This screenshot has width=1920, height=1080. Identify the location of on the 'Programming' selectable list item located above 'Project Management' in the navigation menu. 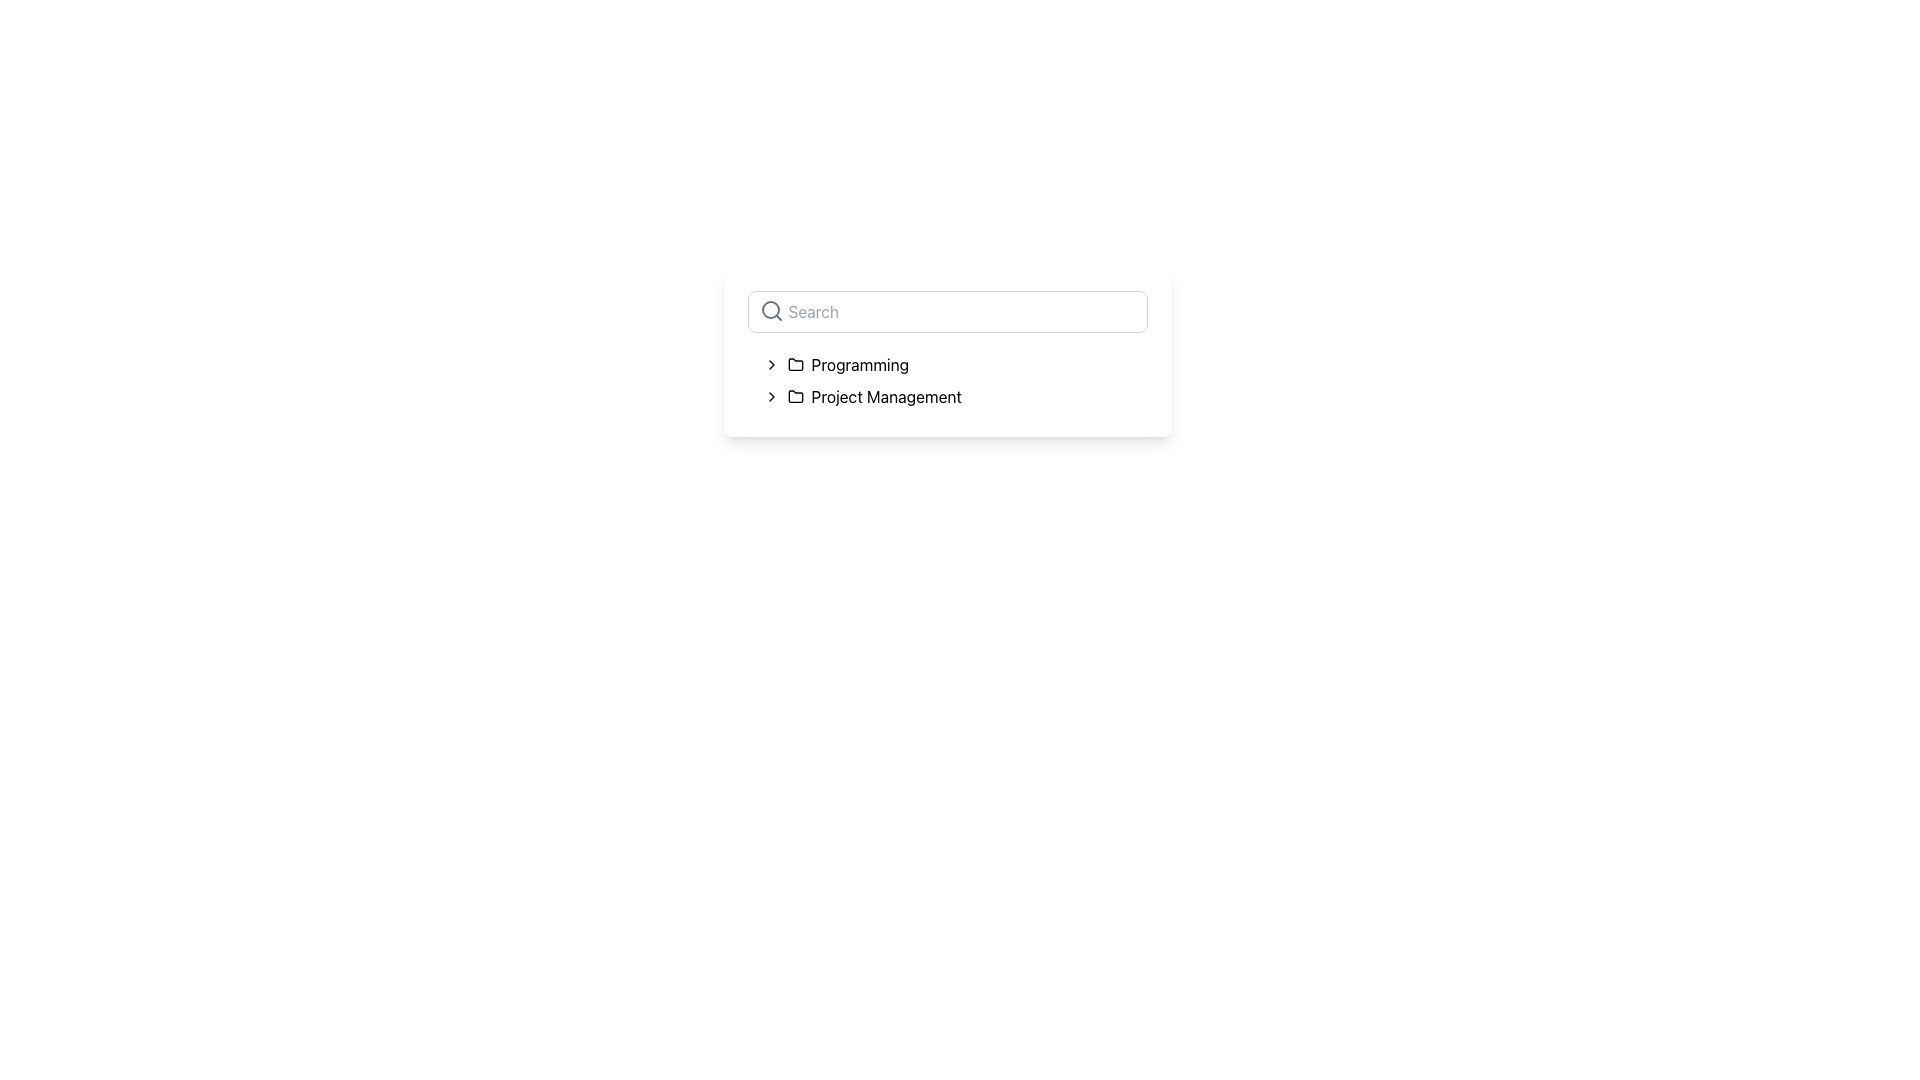
(954, 365).